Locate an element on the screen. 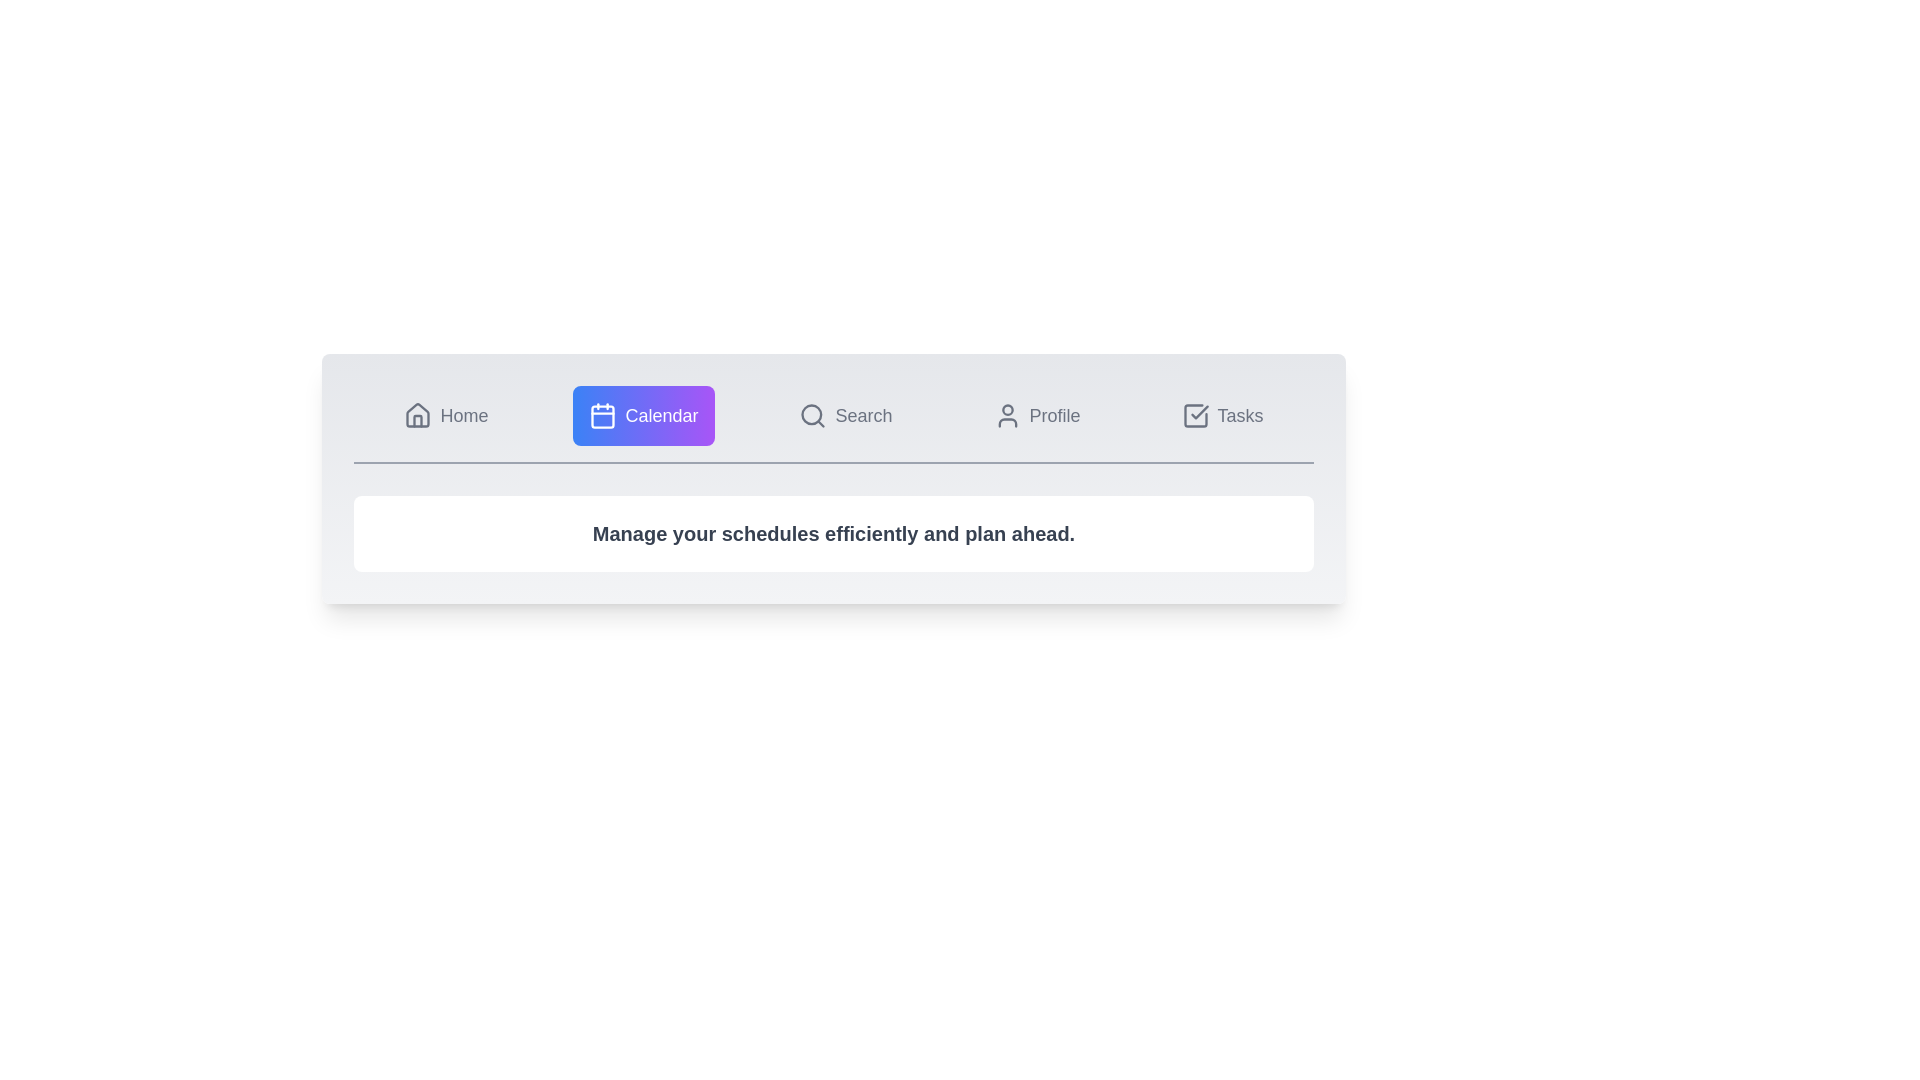  the tab labeled Search to observe its hover effect is located at coordinates (845, 415).